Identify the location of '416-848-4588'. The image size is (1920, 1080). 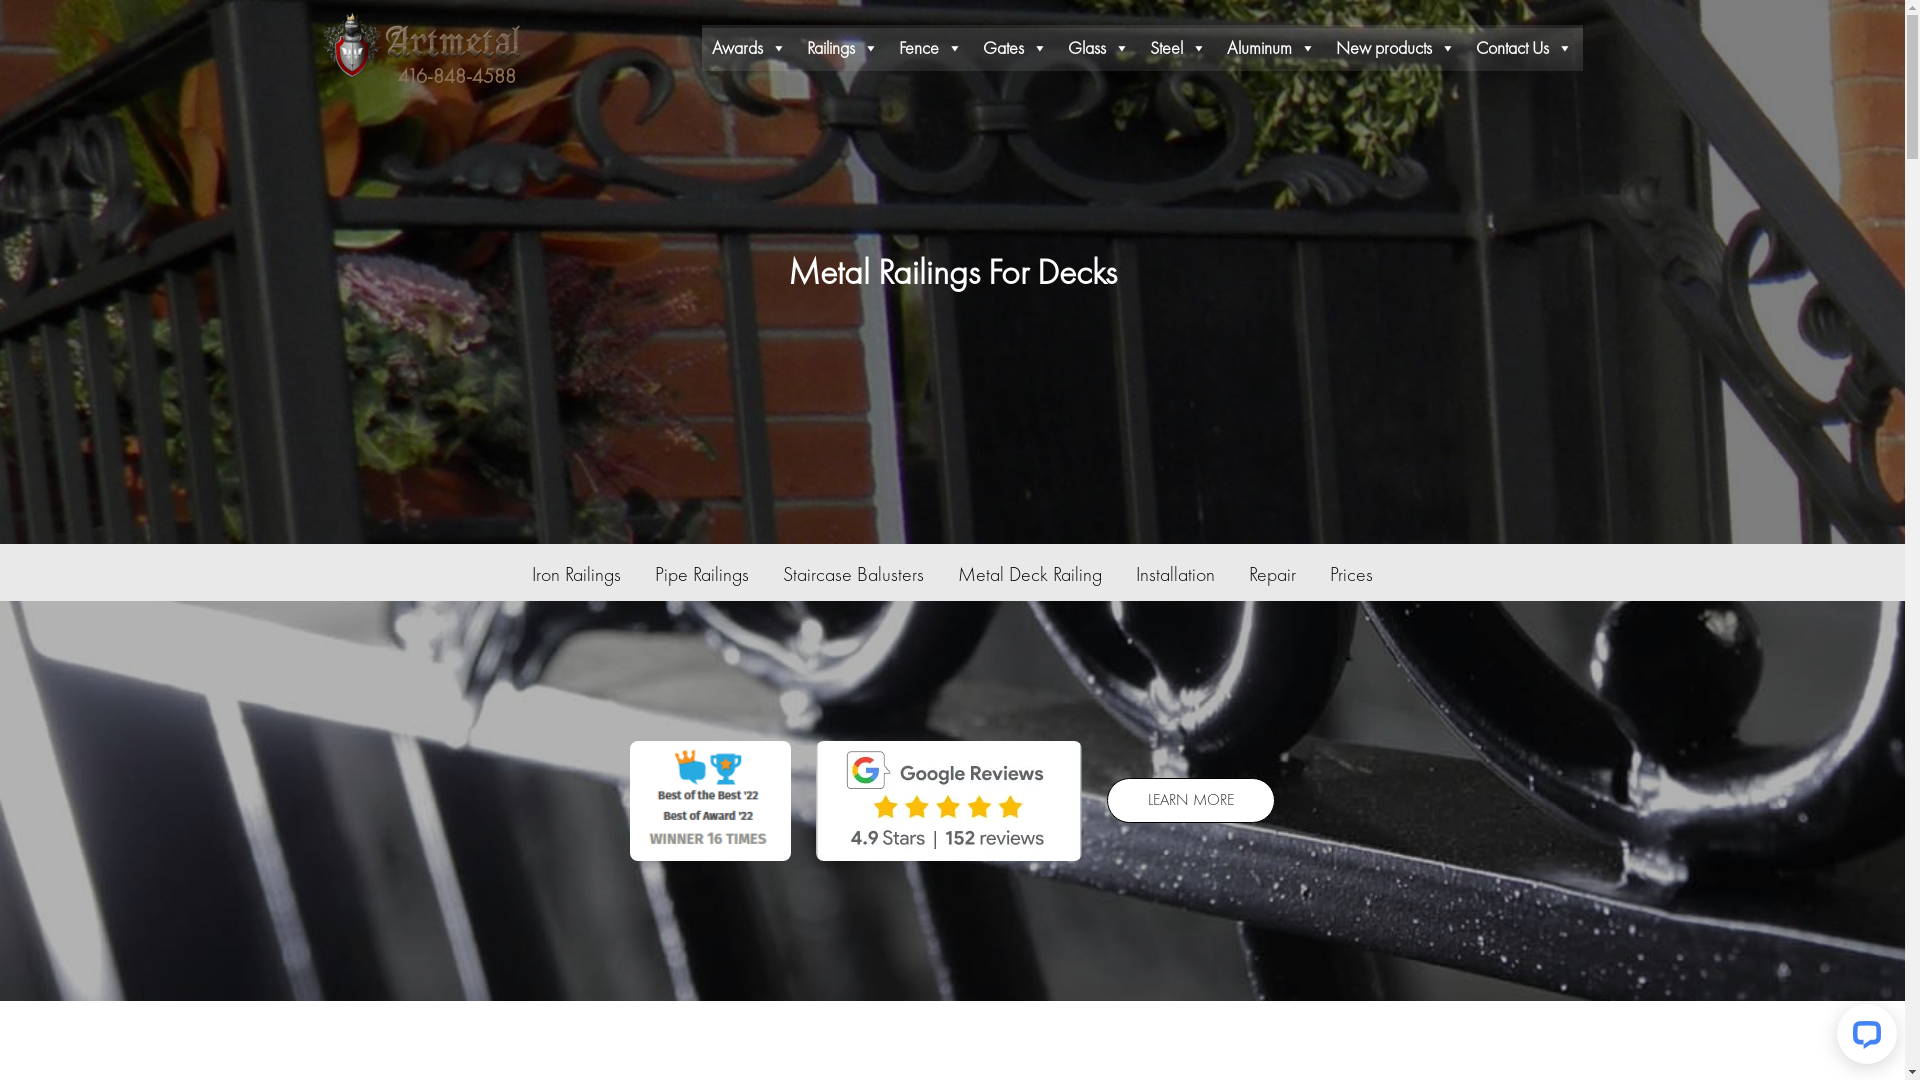
(455, 75).